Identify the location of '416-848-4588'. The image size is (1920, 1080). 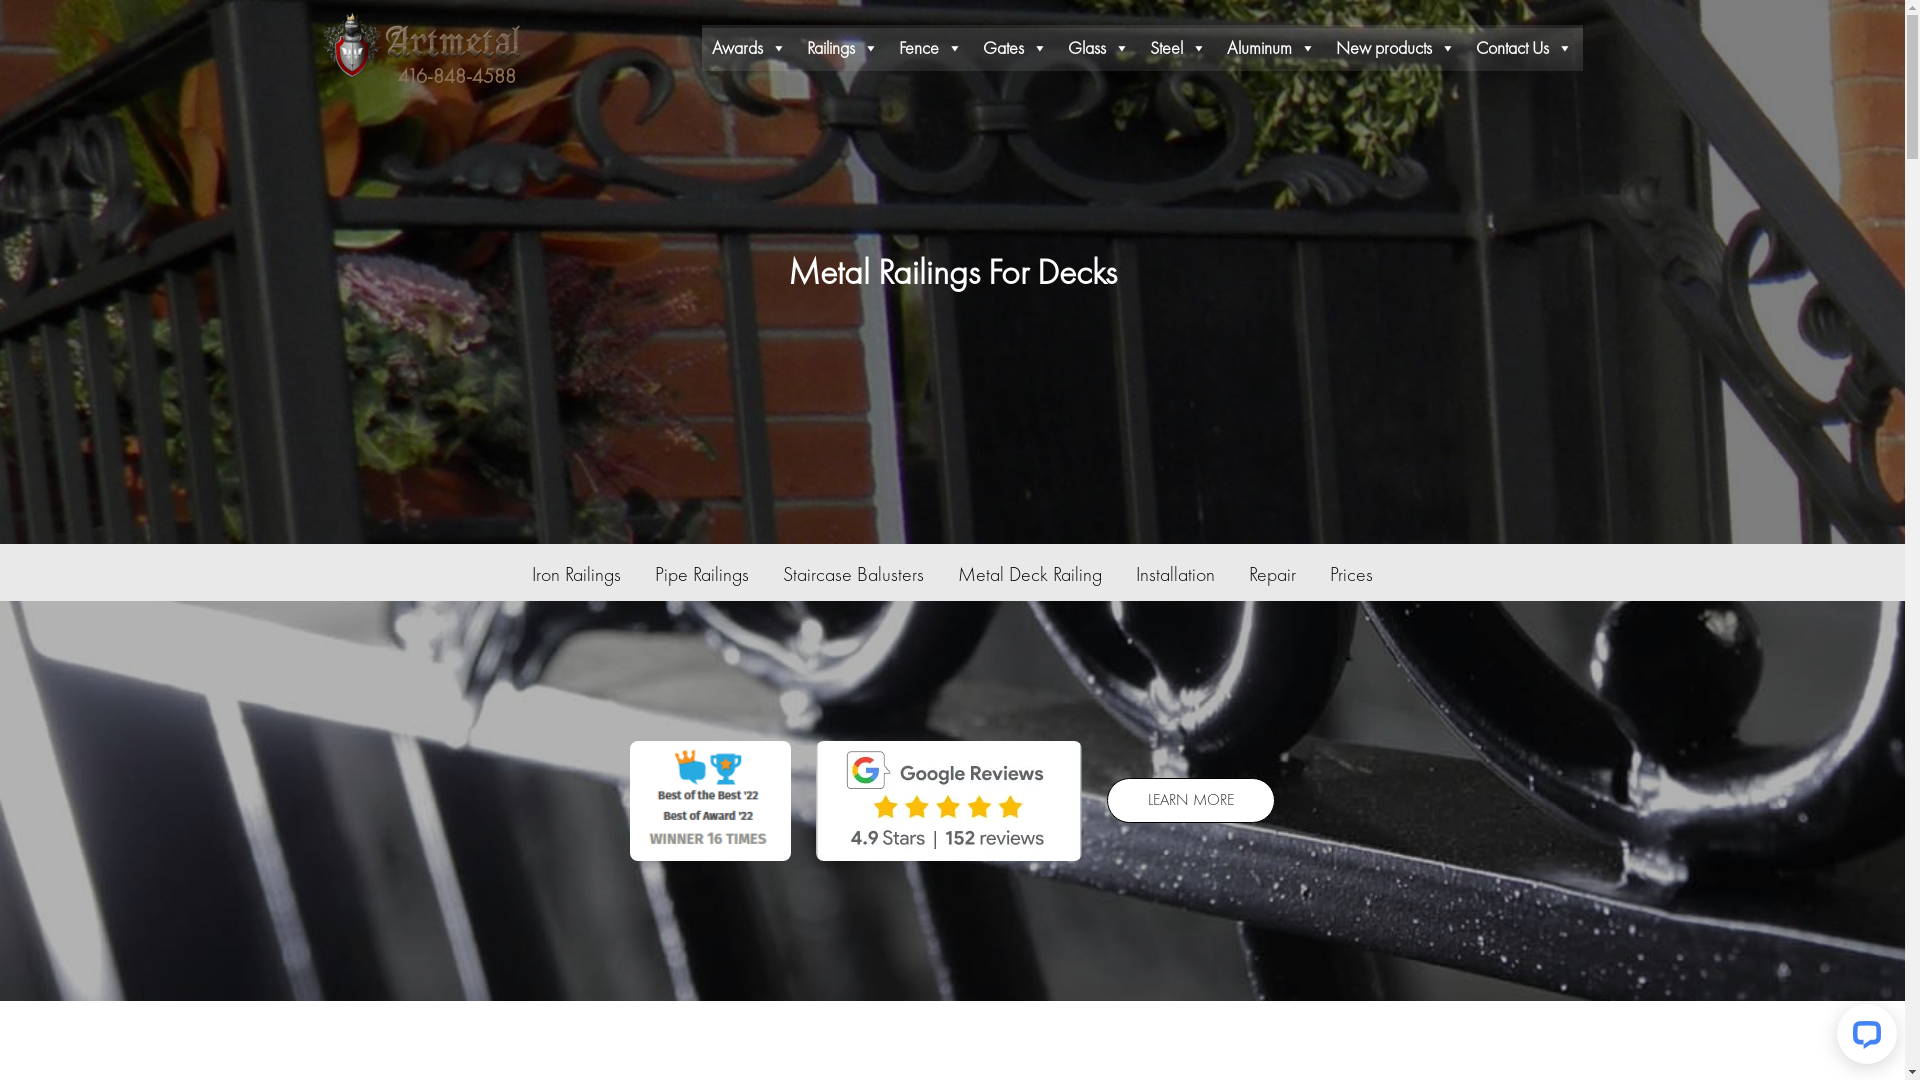
(455, 75).